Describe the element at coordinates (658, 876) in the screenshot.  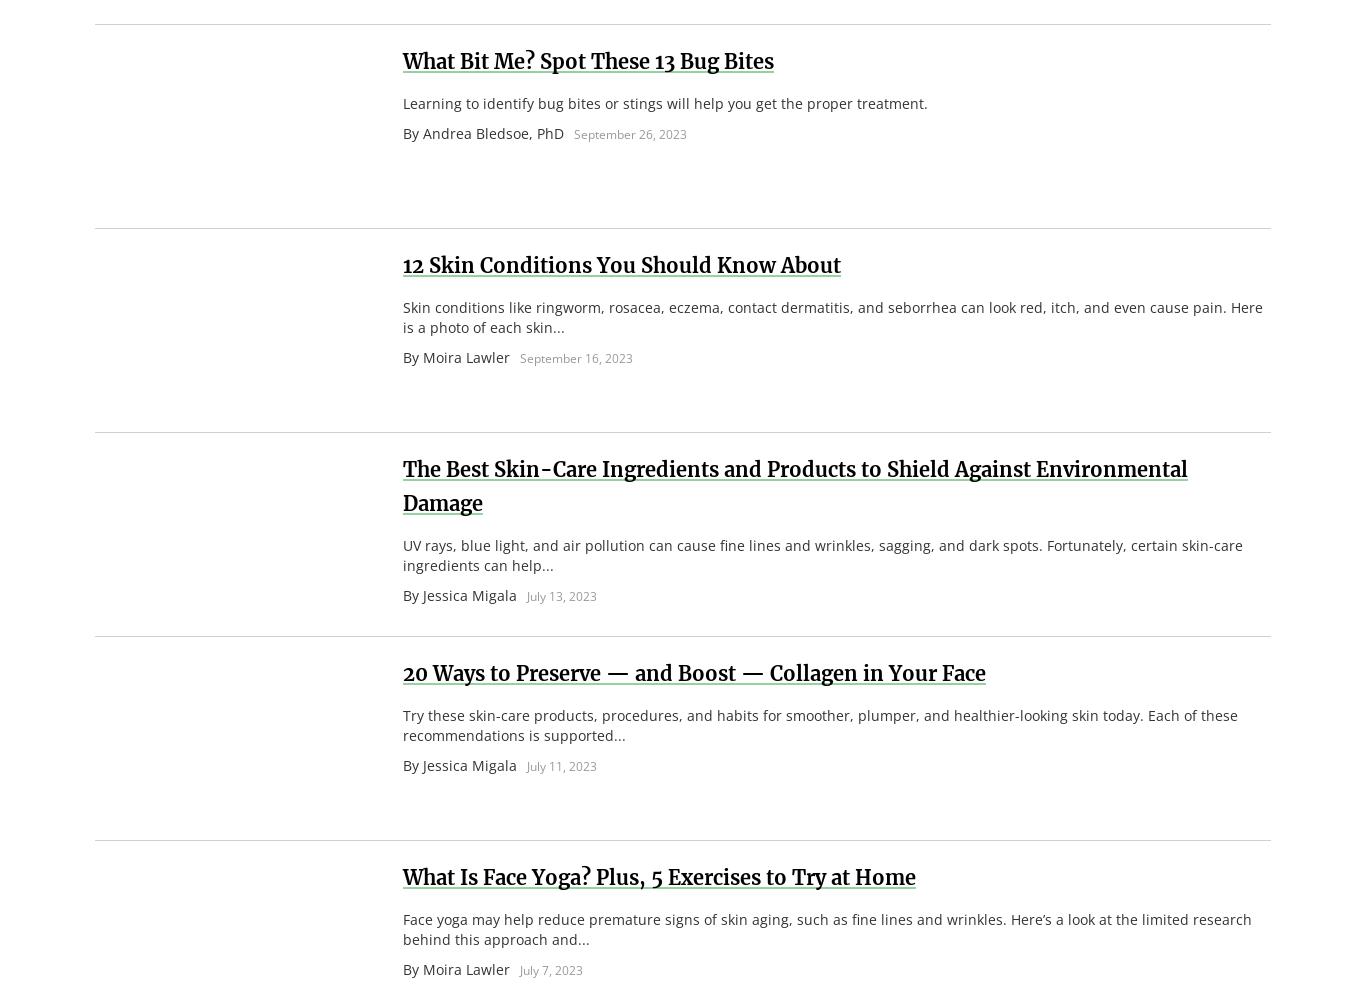
I see `'What Is Face Yoga? Plus, 5 Exercises to Try at Home'` at that location.